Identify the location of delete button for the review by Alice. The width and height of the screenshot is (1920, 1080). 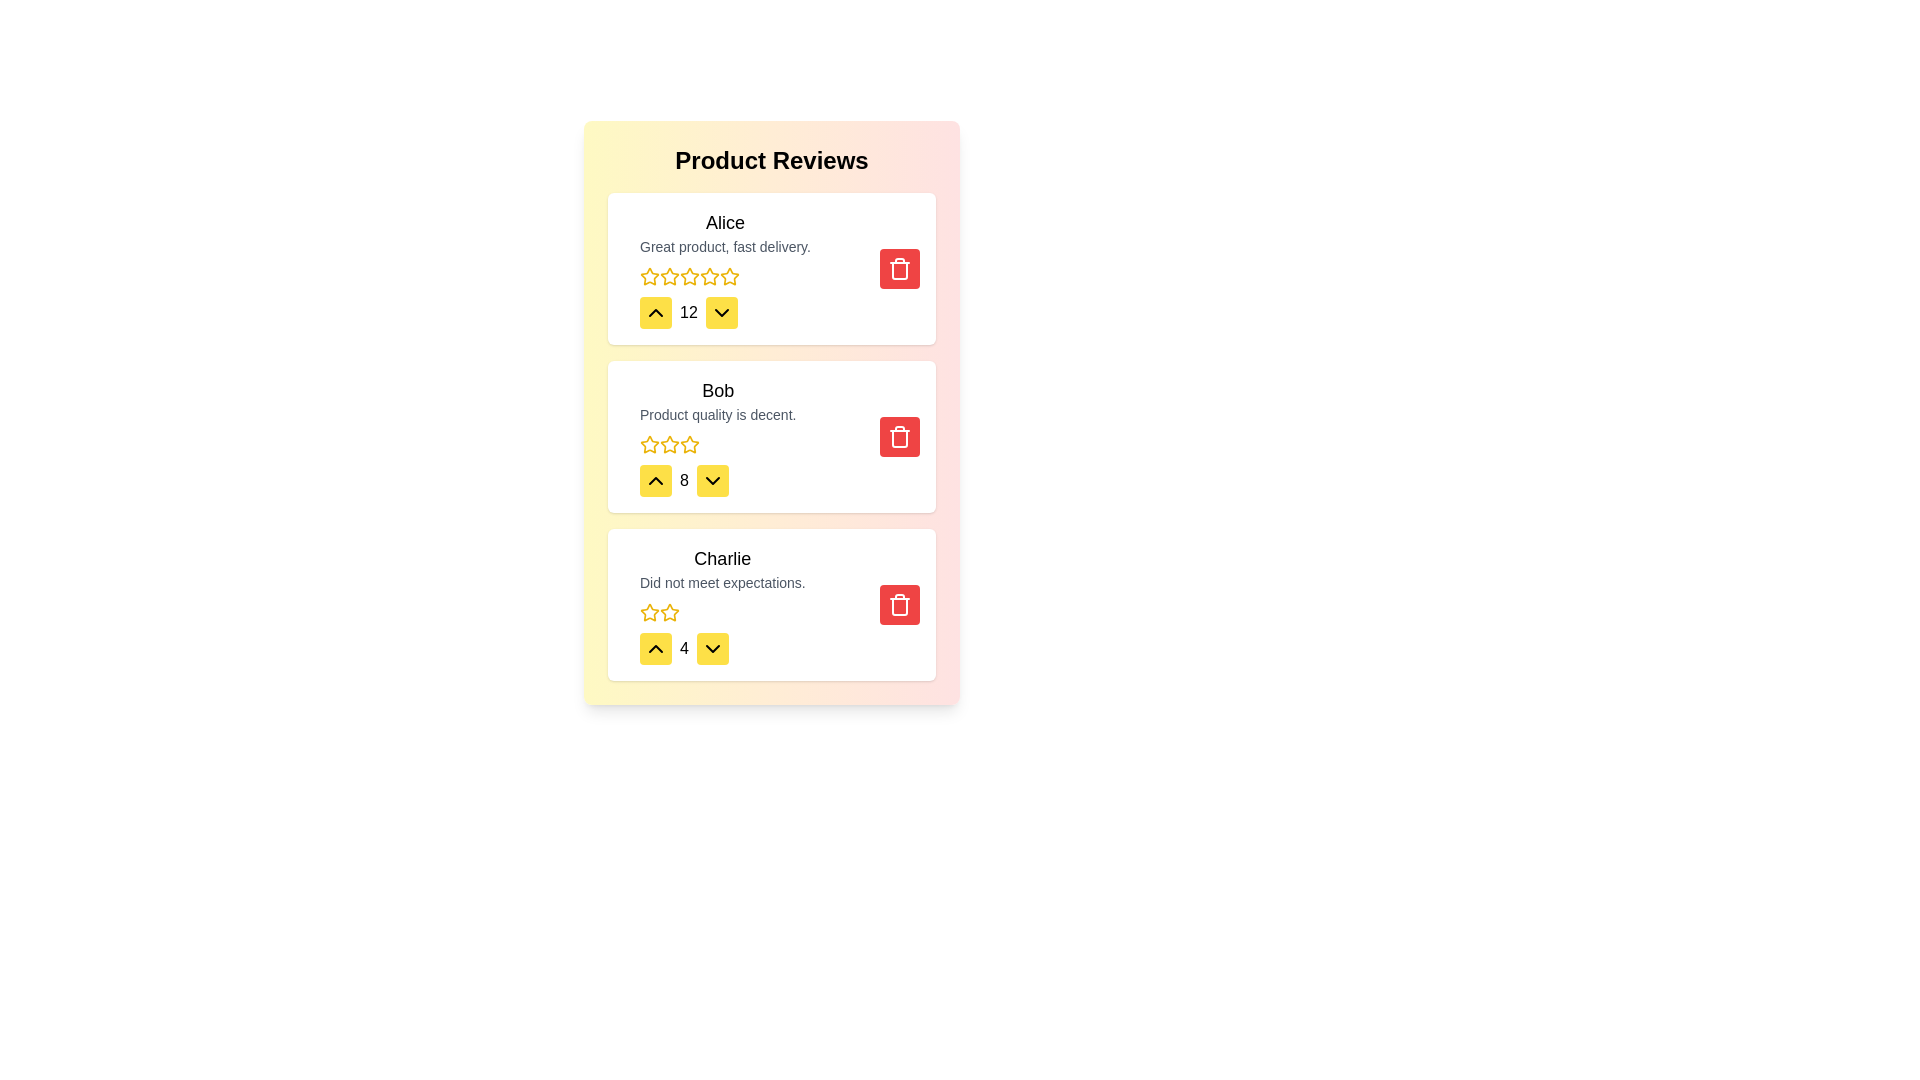
(899, 268).